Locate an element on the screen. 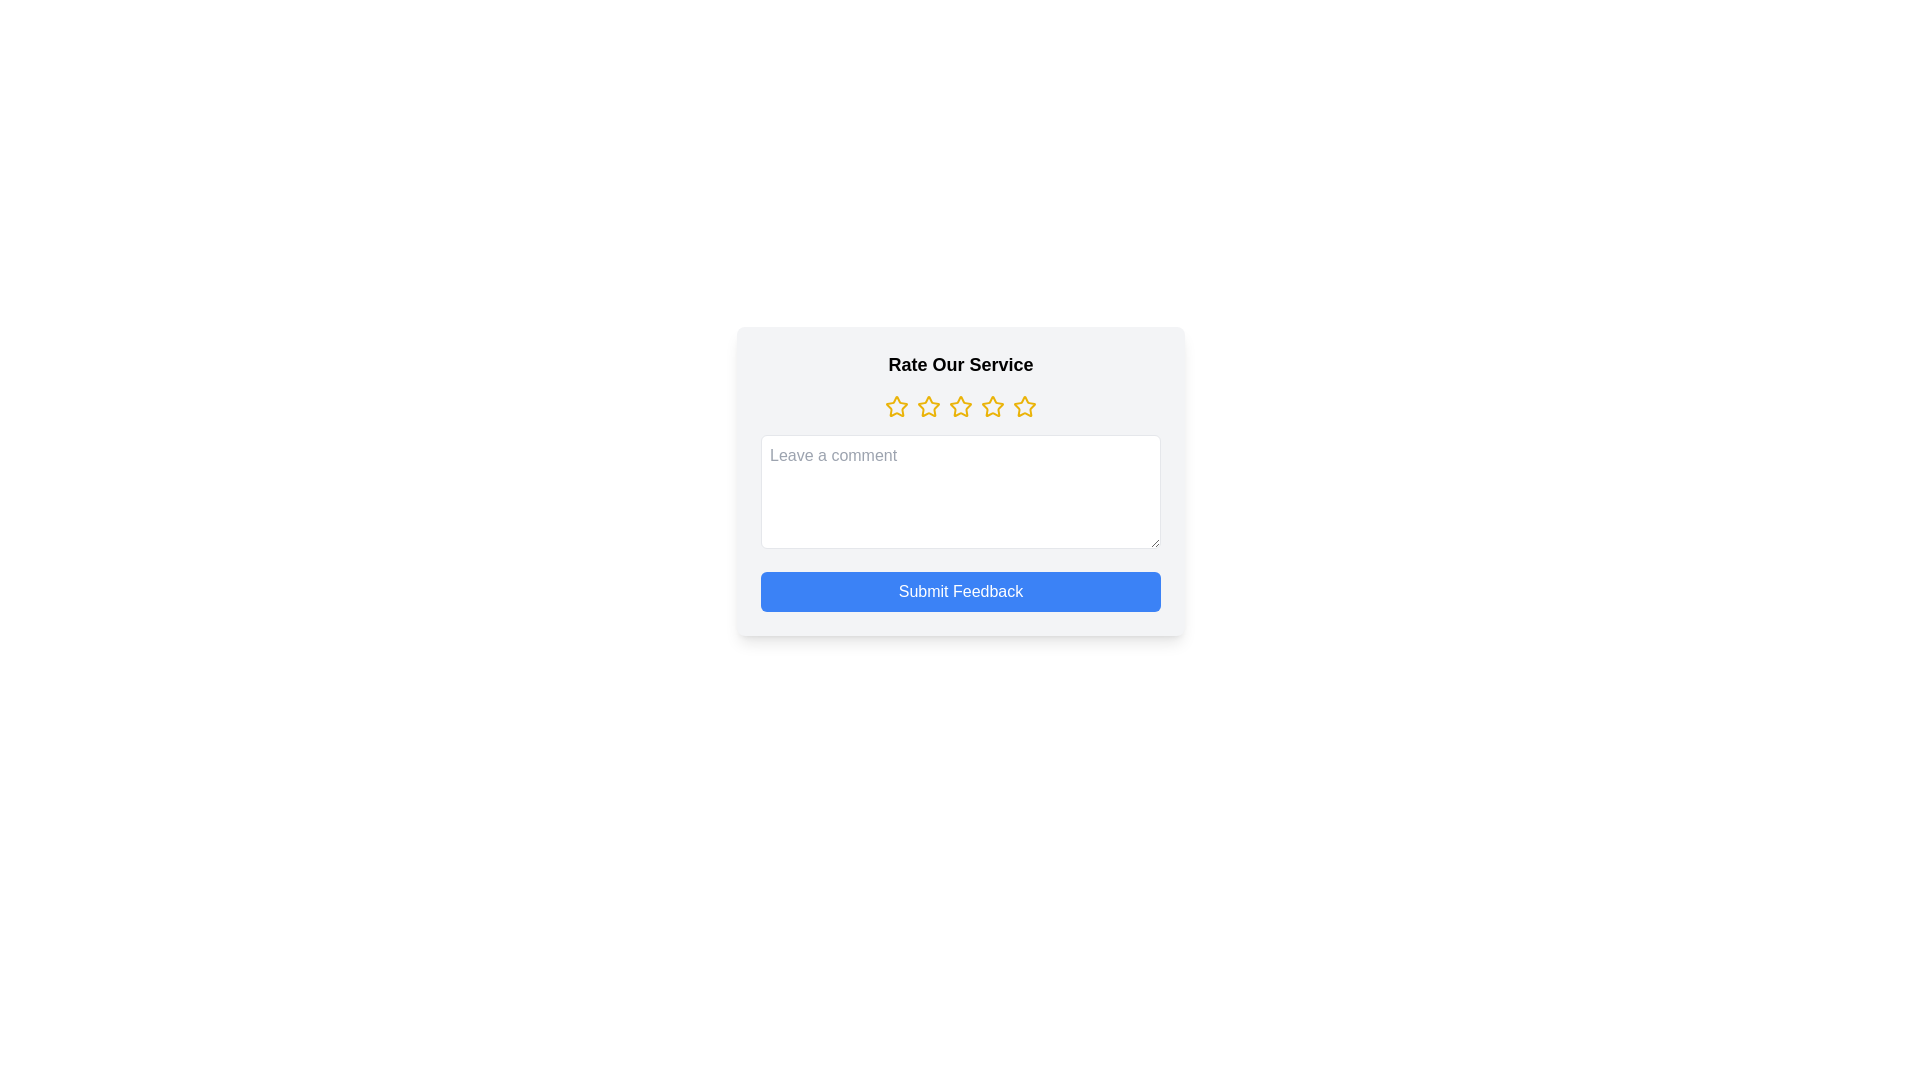 The width and height of the screenshot is (1920, 1080). the third star-shaped rating icon, which is gold and part of a five-star rating system, to confirm the selection is located at coordinates (960, 405).